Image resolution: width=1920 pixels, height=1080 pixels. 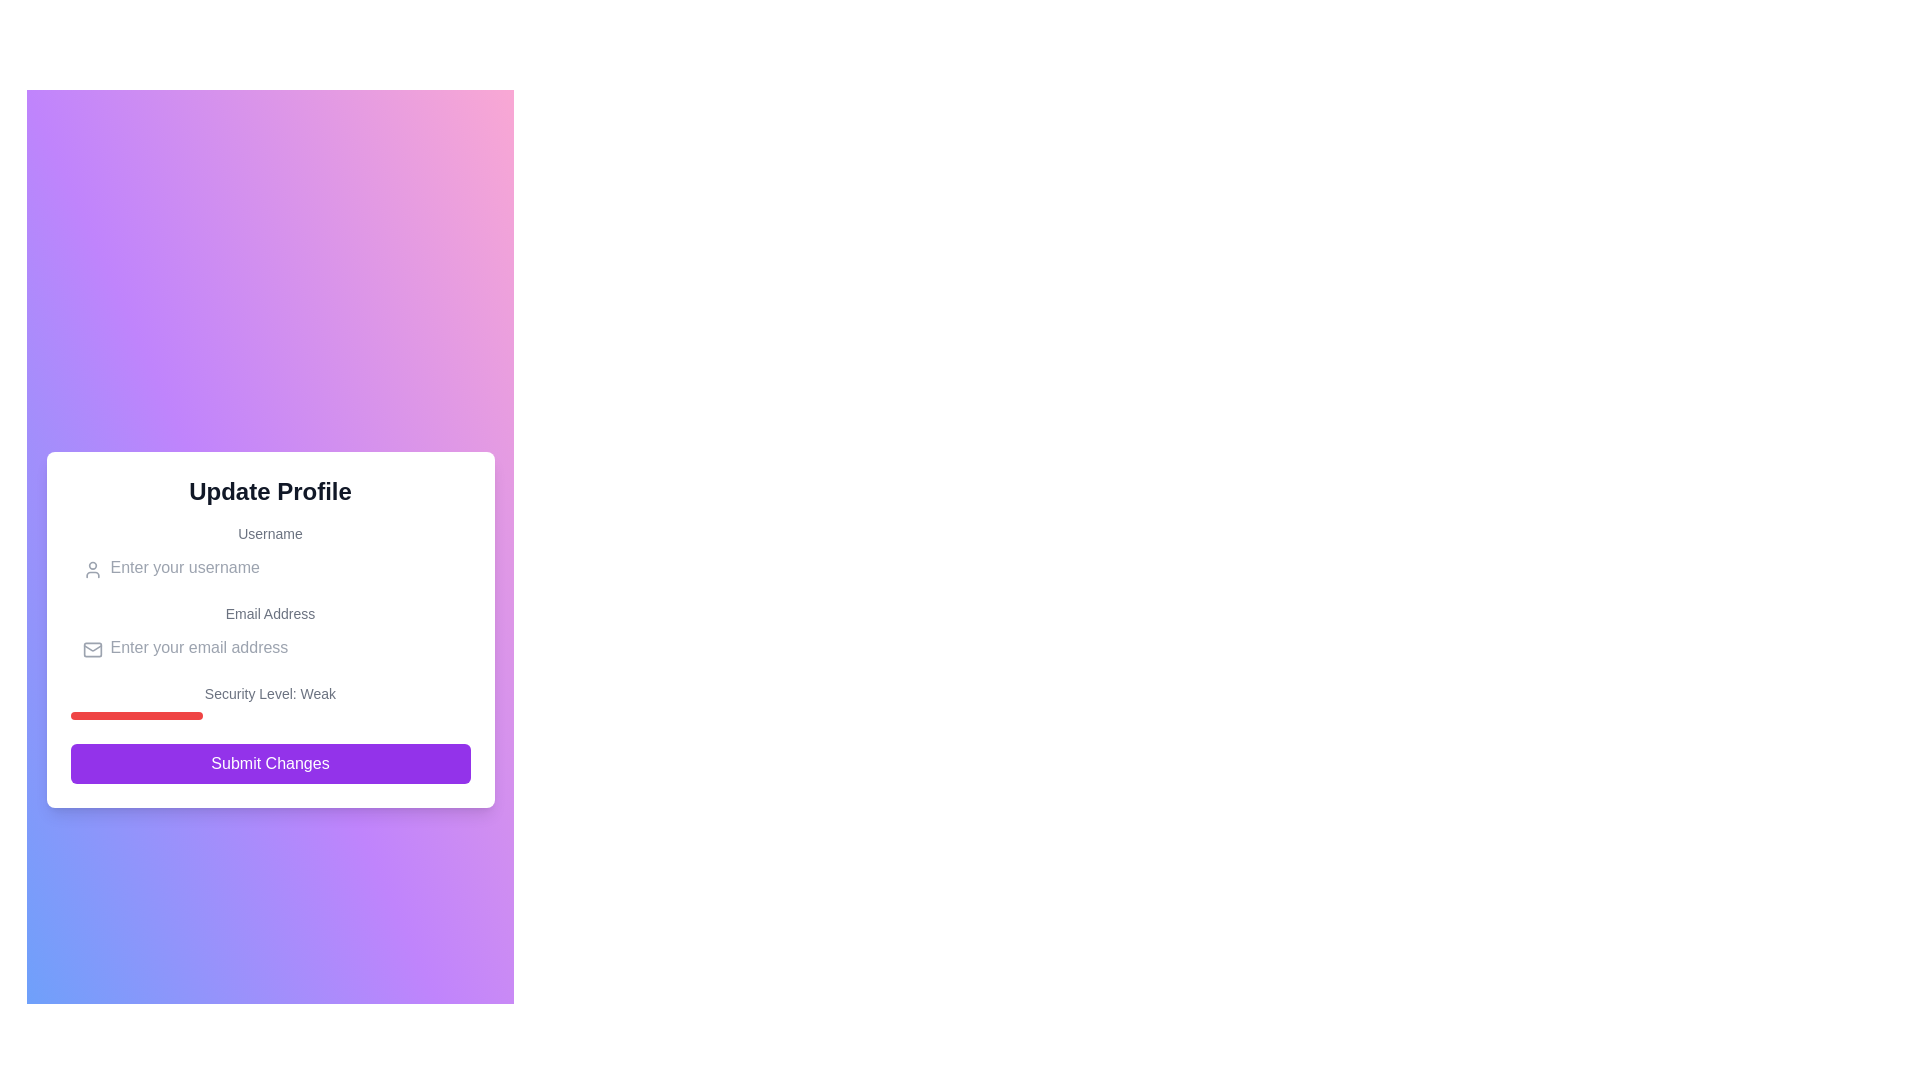 What do you see at coordinates (91, 650) in the screenshot?
I see `the email icon that visually represents an email indicator next to the 'Enter your email address' input field` at bounding box center [91, 650].